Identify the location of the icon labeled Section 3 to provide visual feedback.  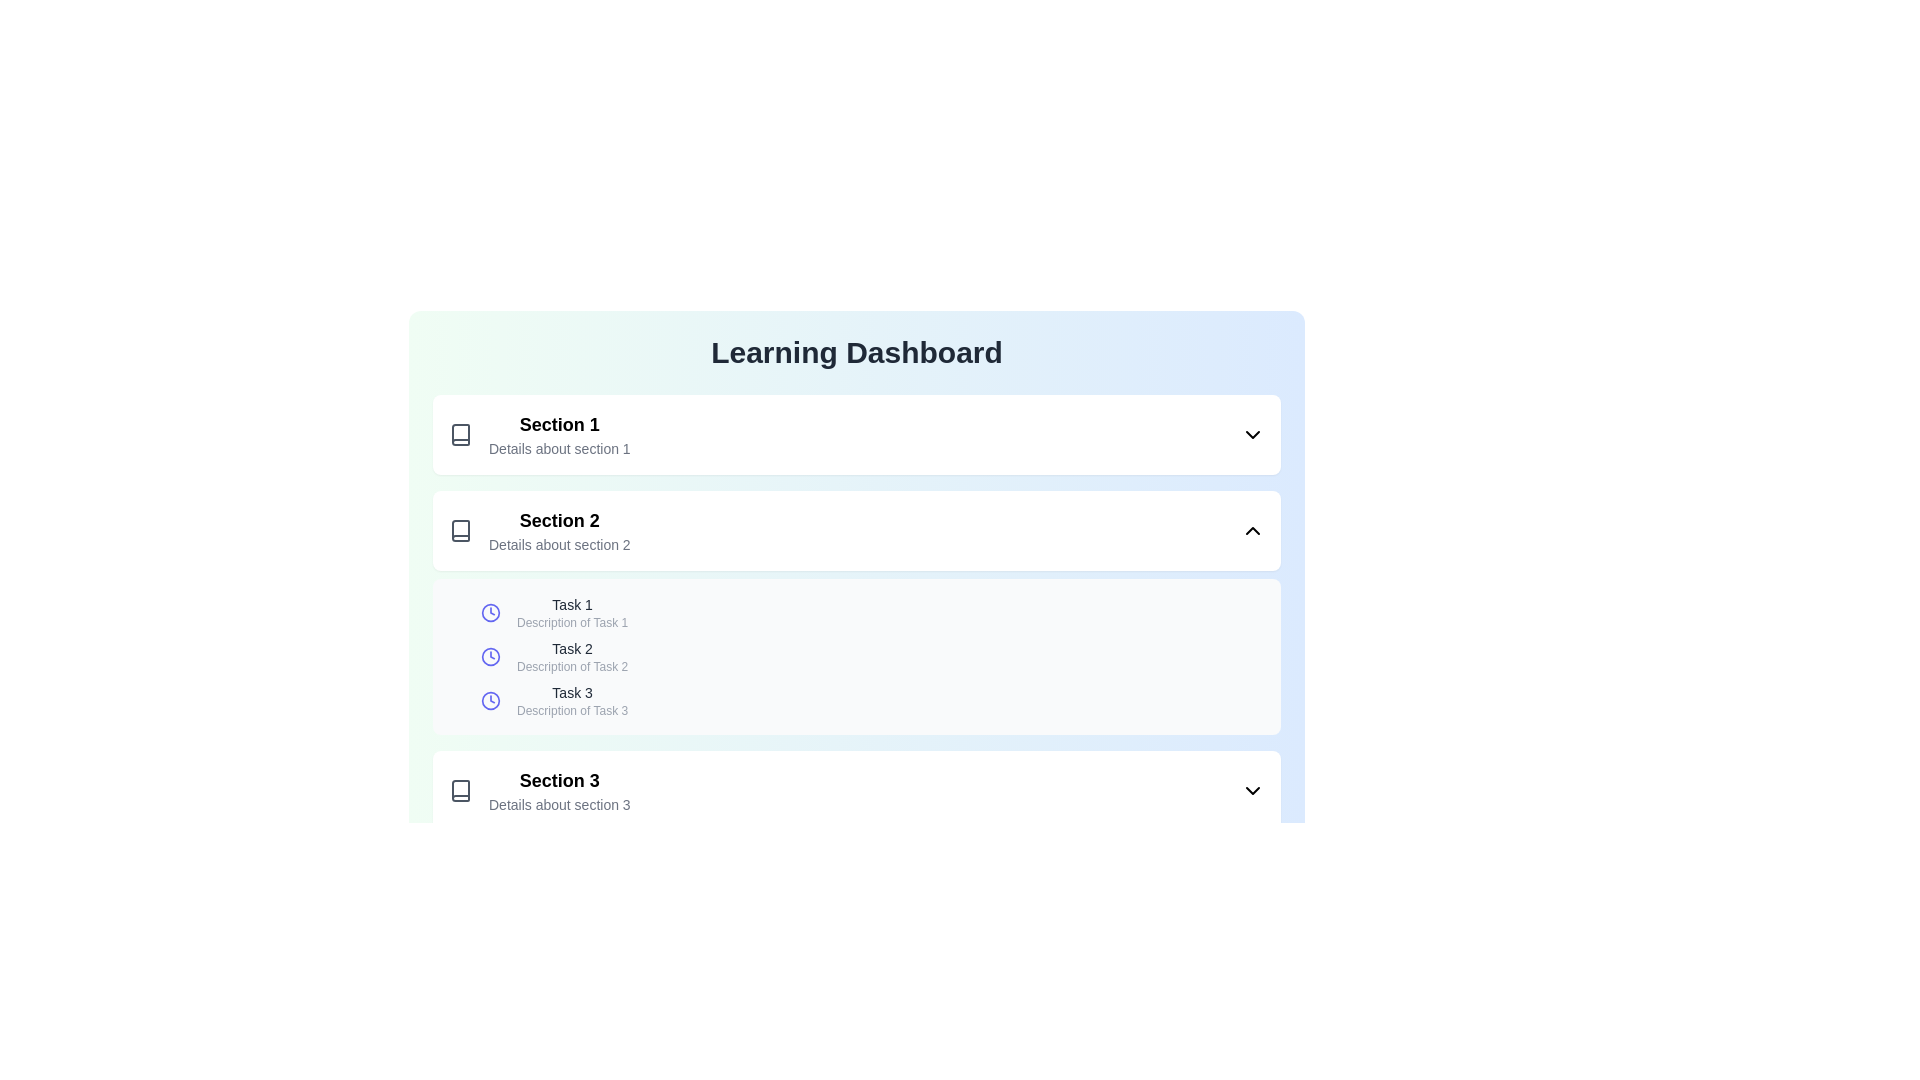
(459, 789).